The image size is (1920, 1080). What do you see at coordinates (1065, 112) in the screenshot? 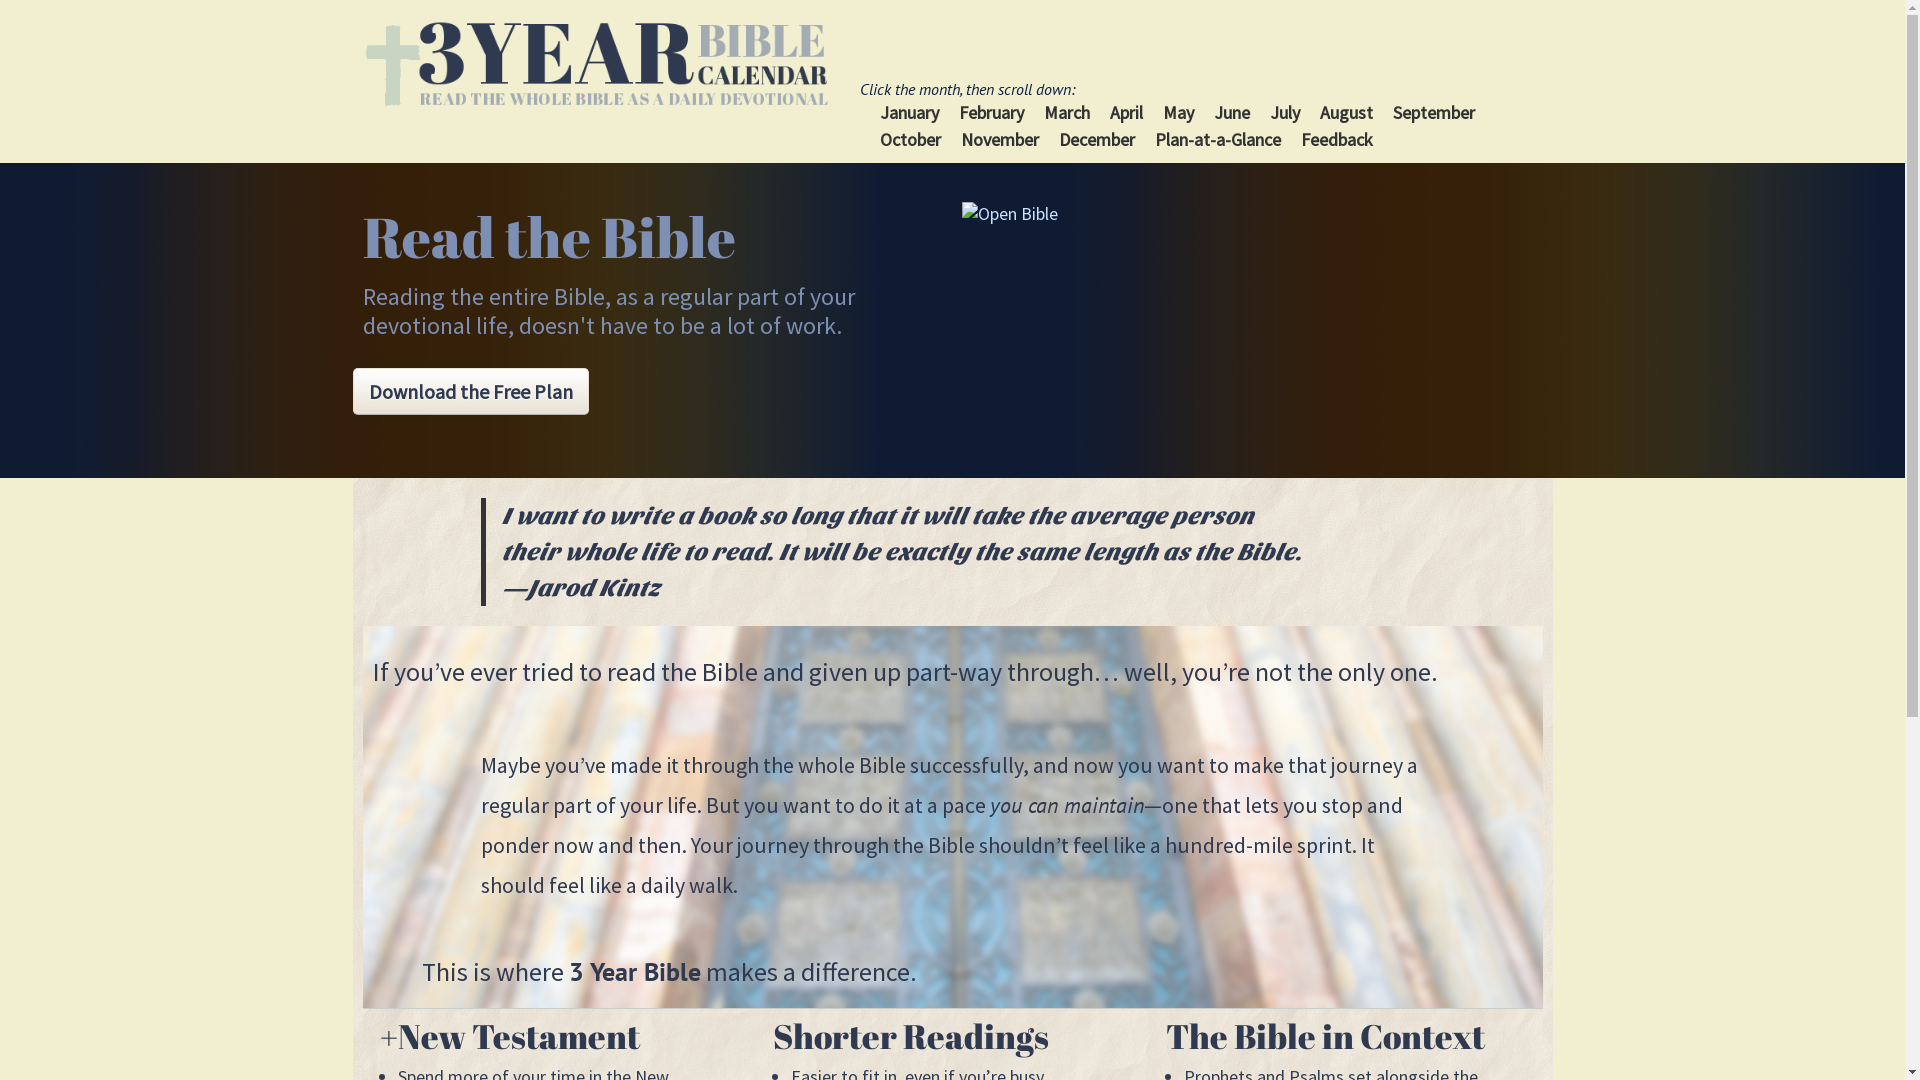
I see `'March'` at bounding box center [1065, 112].